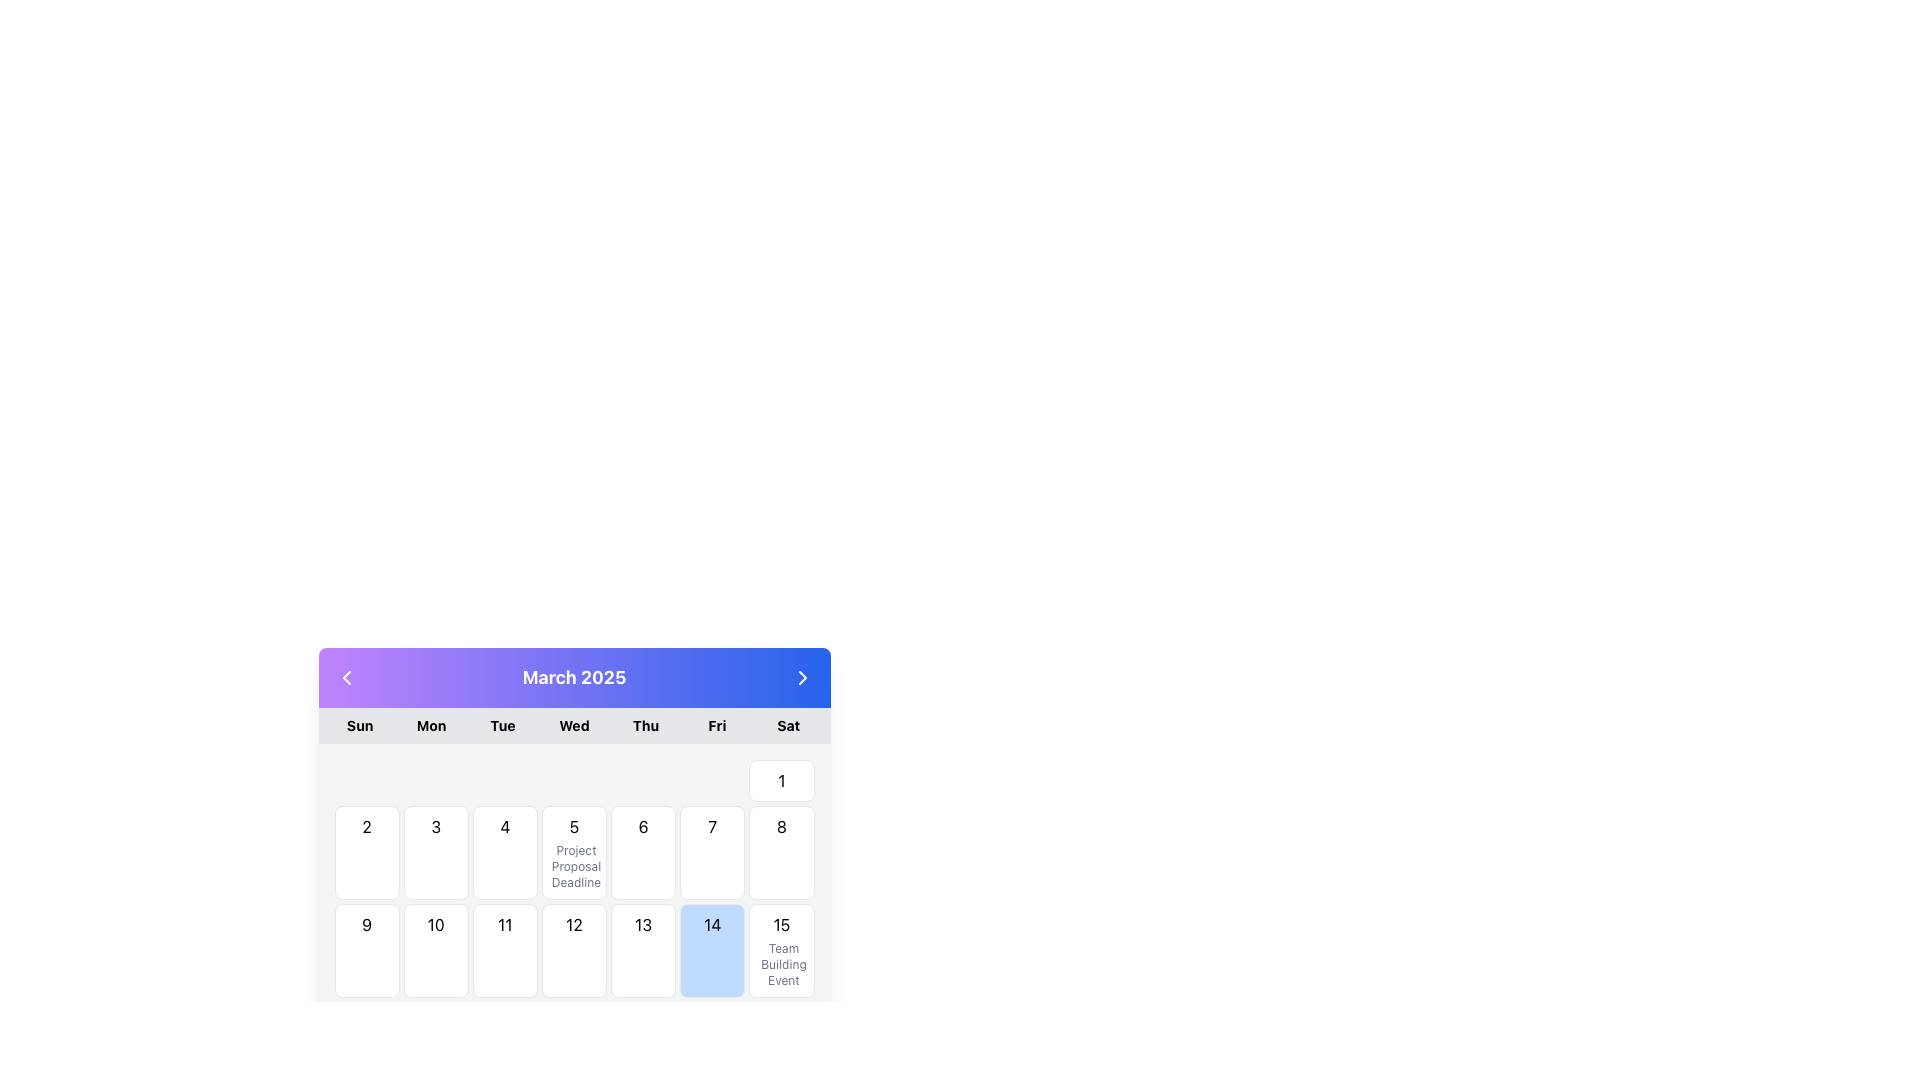  I want to click on the button representing the first day of the month in the calendar, so click(781, 779).